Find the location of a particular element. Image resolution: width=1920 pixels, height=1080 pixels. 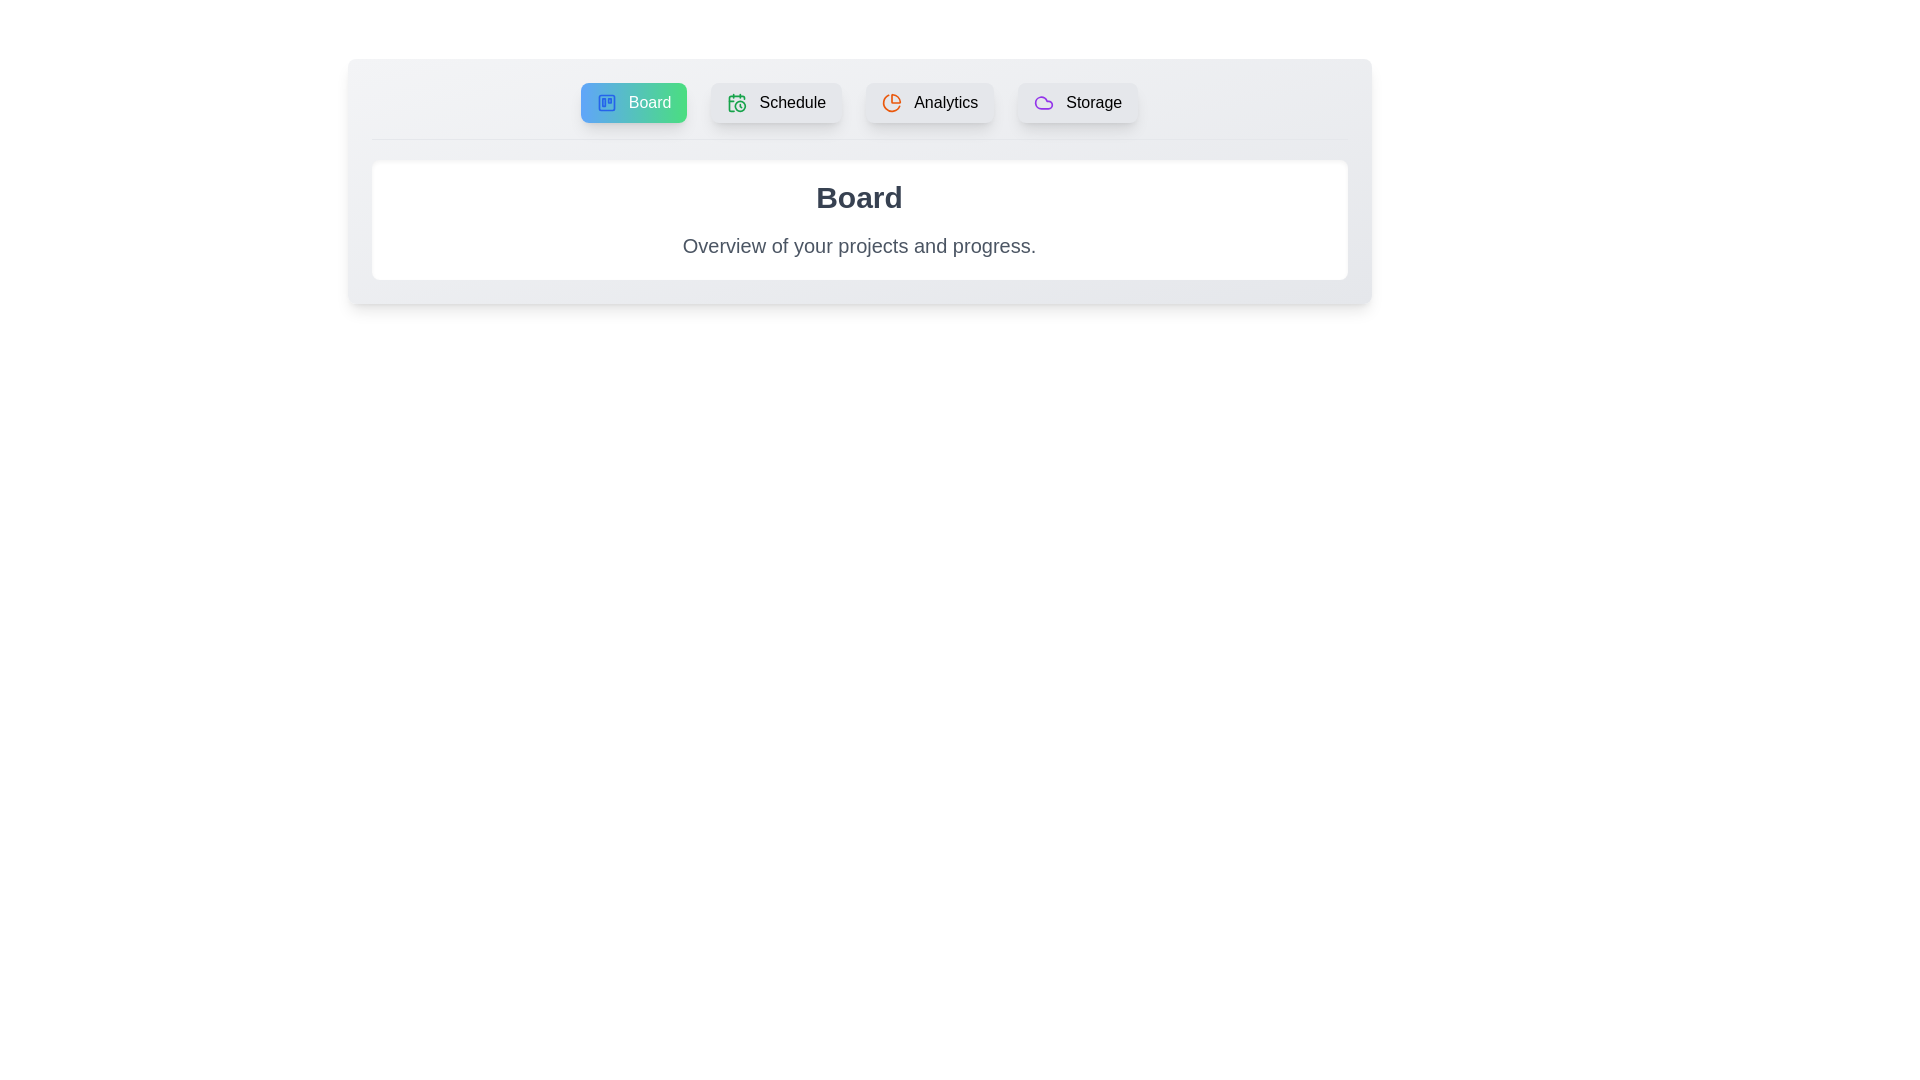

the tab corresponding to Analytics in the tab menu is located at coordinates (929, 103).